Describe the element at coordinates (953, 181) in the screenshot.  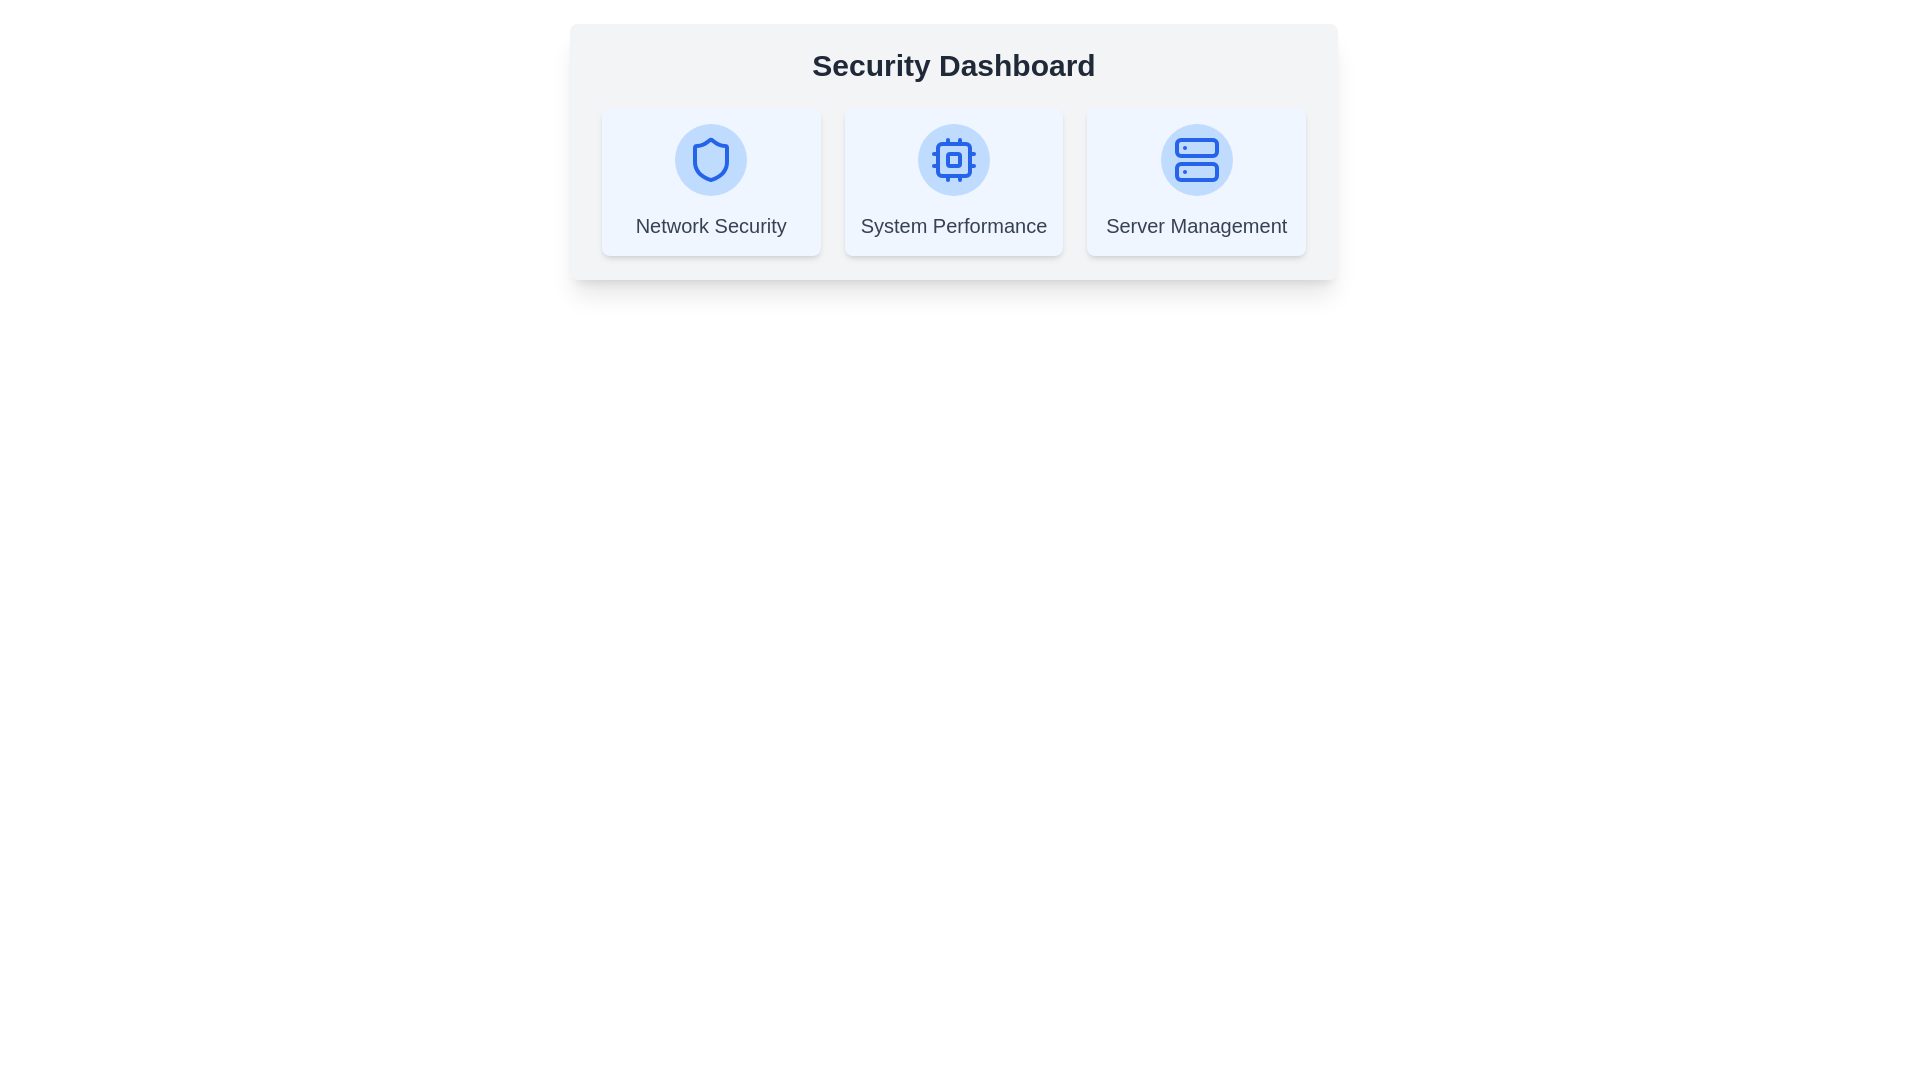
I see `the middle Informative card in the Security Dashboard that provides information about monitoring and optimizing system performance` at that location.